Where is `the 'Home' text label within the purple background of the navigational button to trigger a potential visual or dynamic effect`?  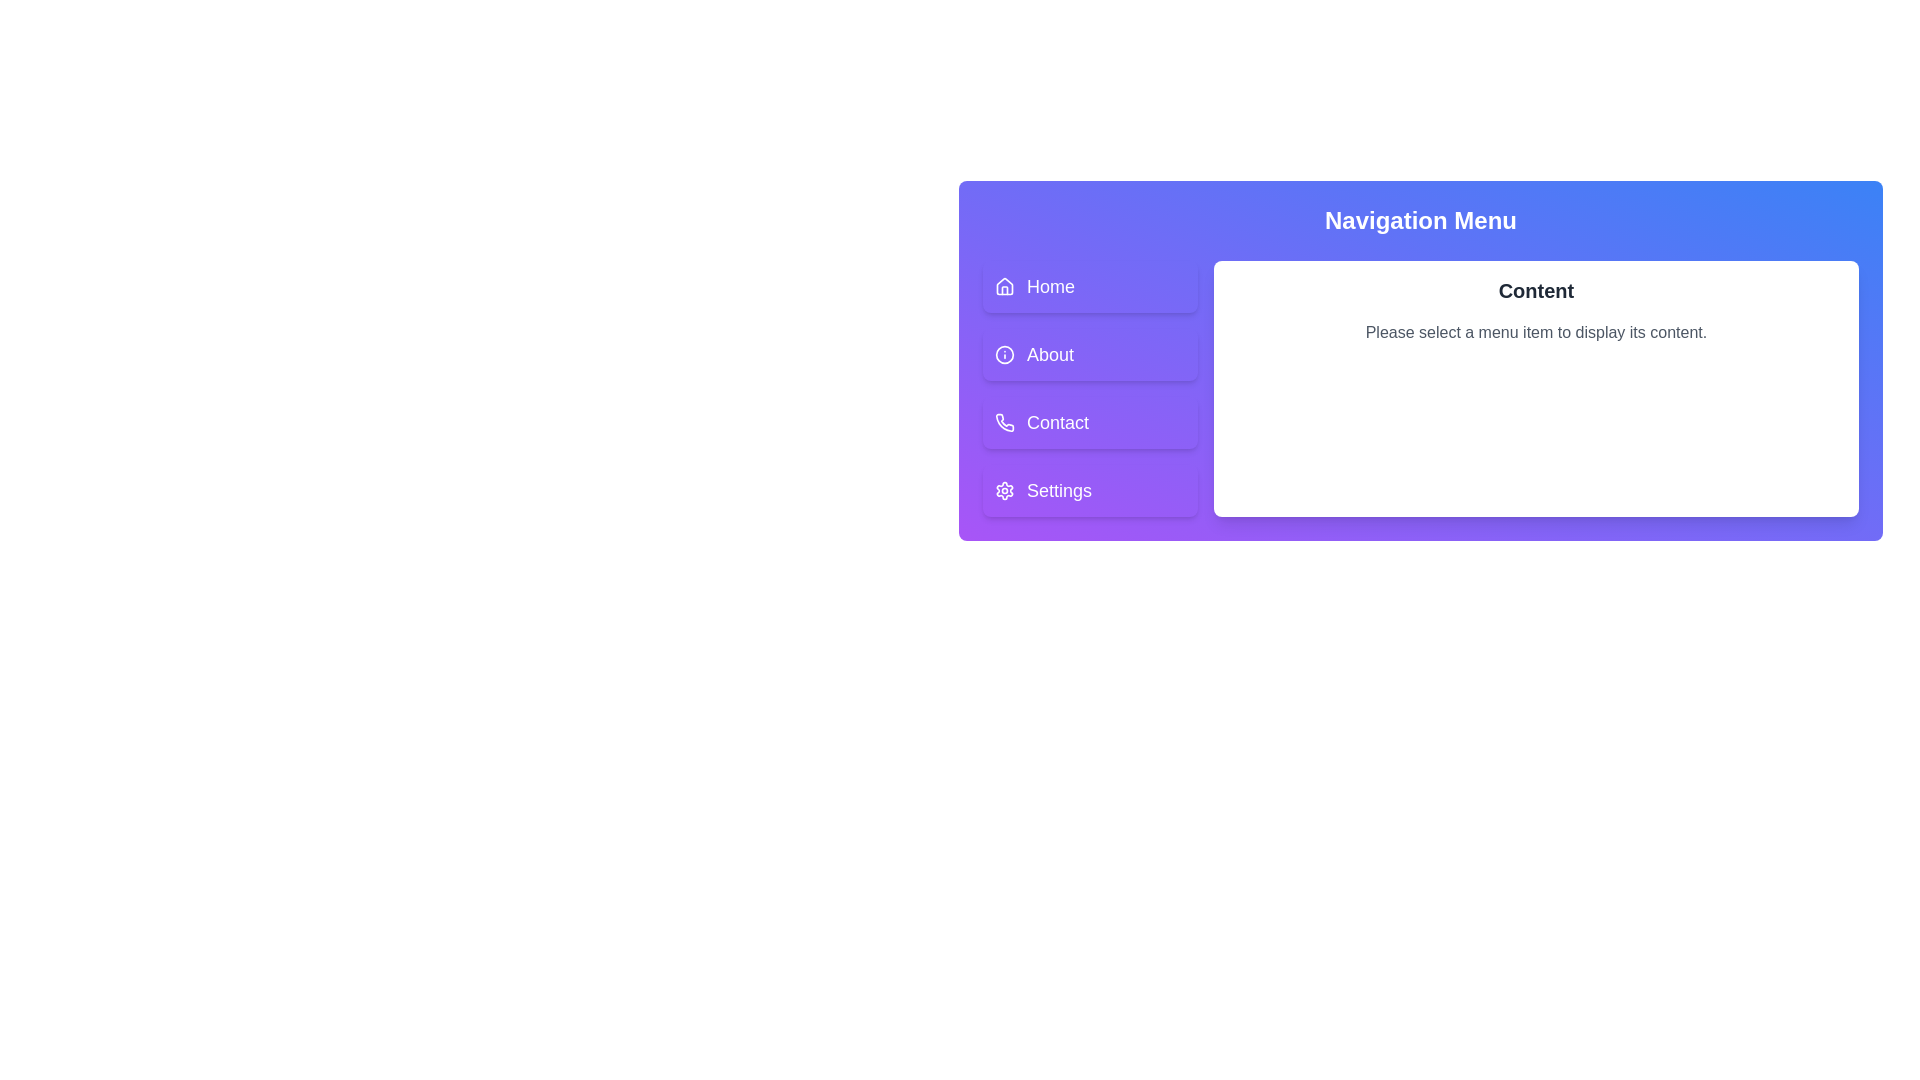 the 'Home' text label within the purple background of the navigational button to trigger a potential visual or dynamic effect is located at coordinates (1050, 286).